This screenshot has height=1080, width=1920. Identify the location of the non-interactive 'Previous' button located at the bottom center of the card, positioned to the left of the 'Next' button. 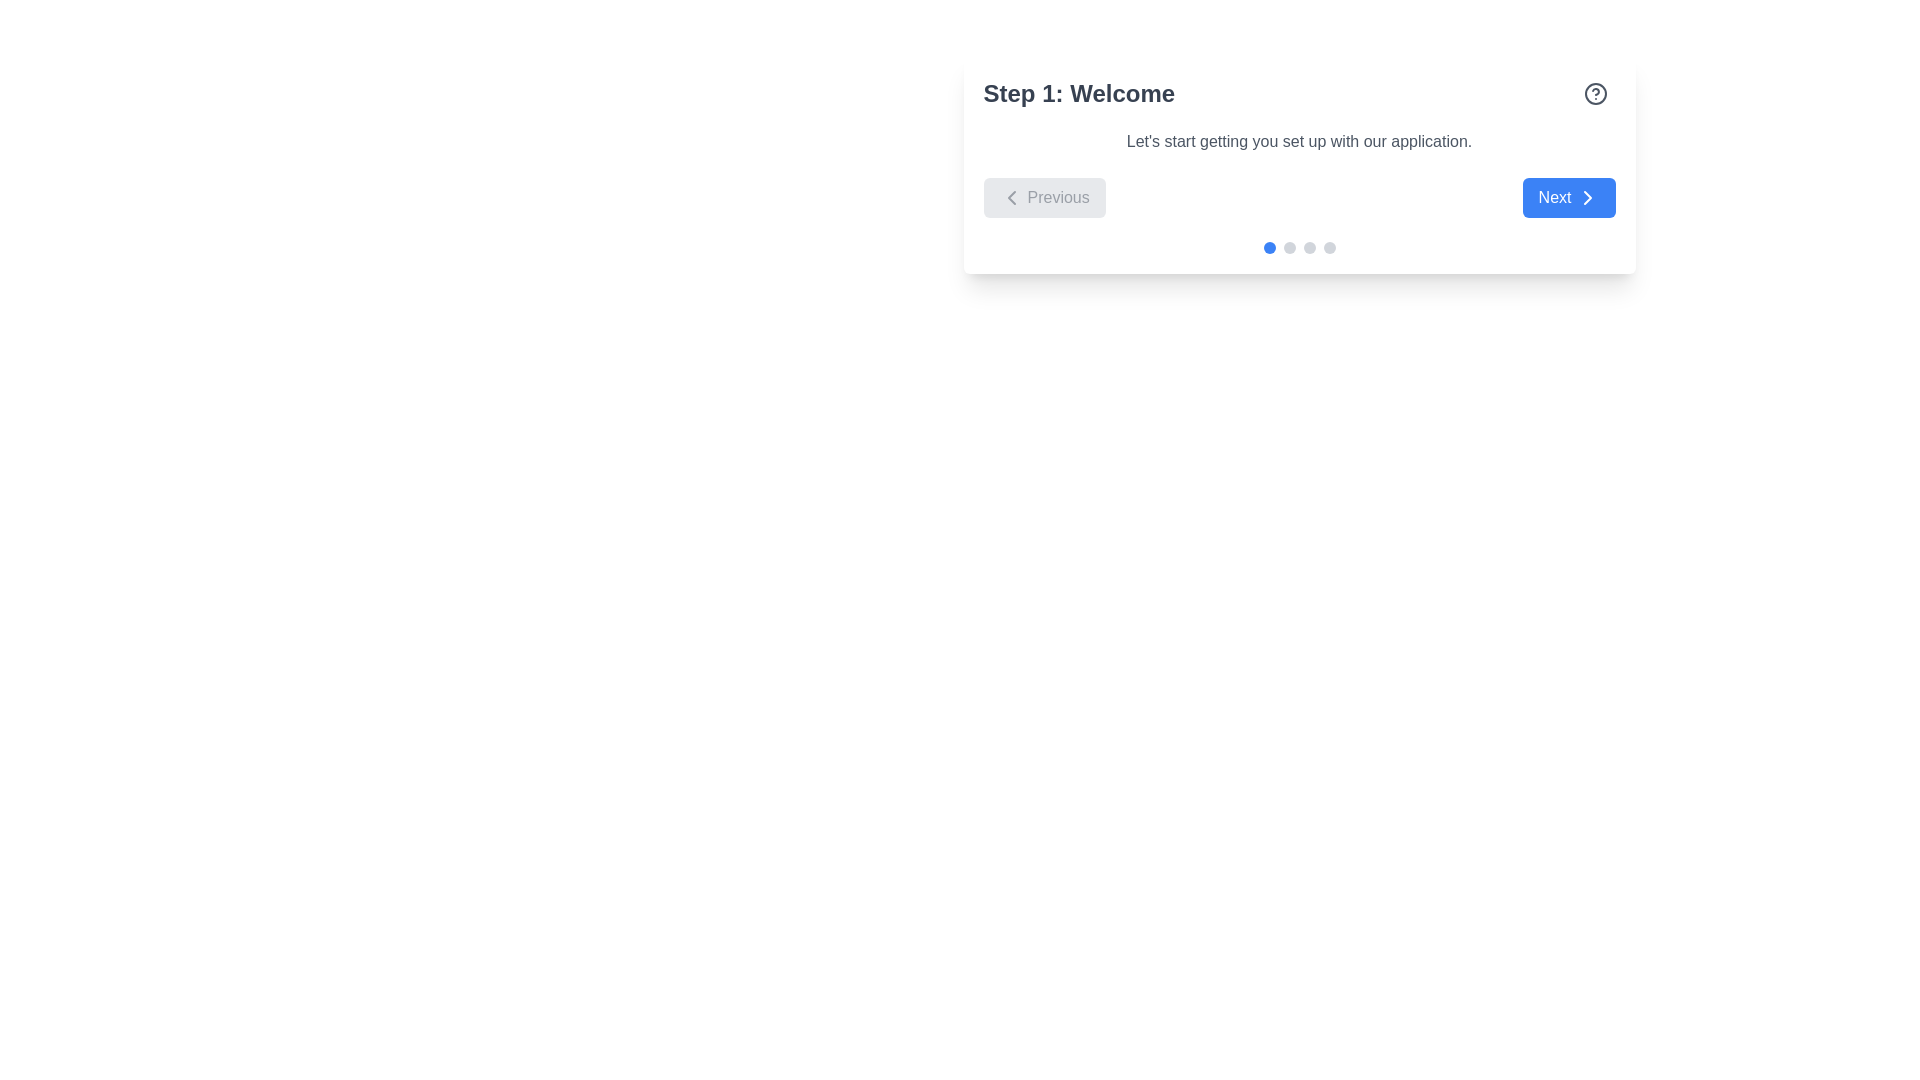
(1043, 197).